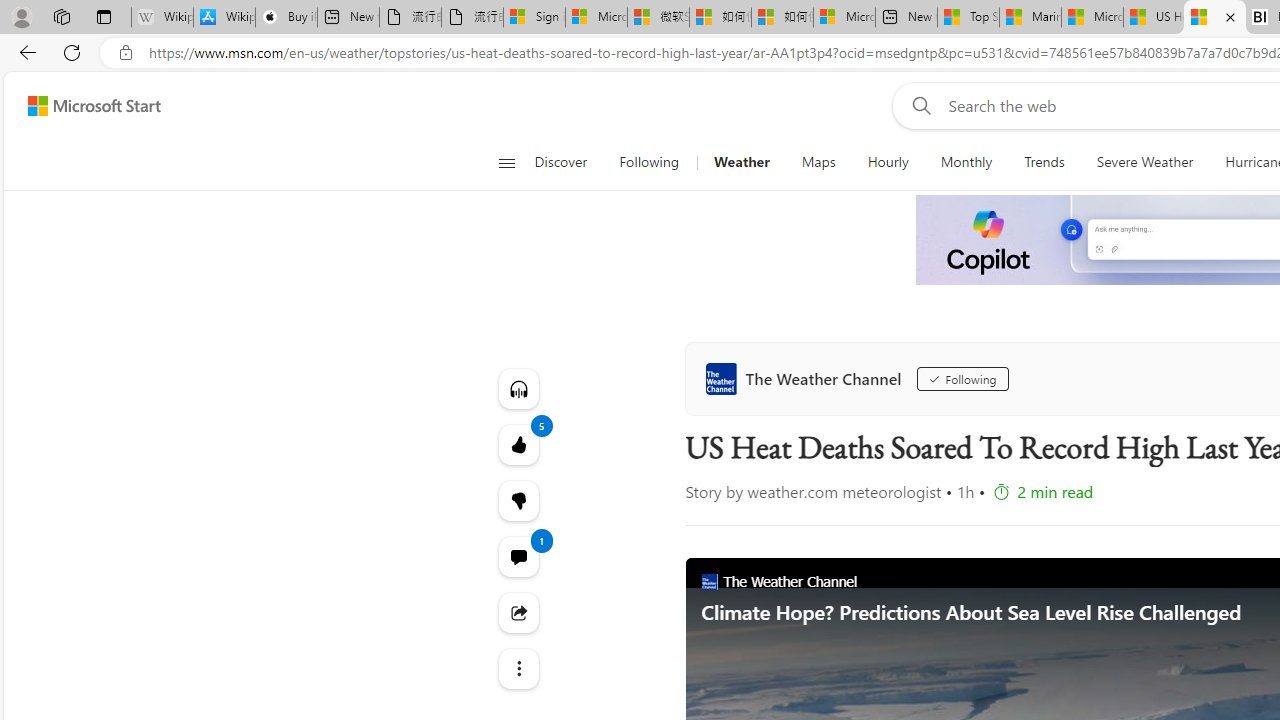 This screenshot has height=720, width=1280. Describe the element at coordinates (595, 17) in the screenshot. I see `'Microsoft Services Agreement'` at that location.